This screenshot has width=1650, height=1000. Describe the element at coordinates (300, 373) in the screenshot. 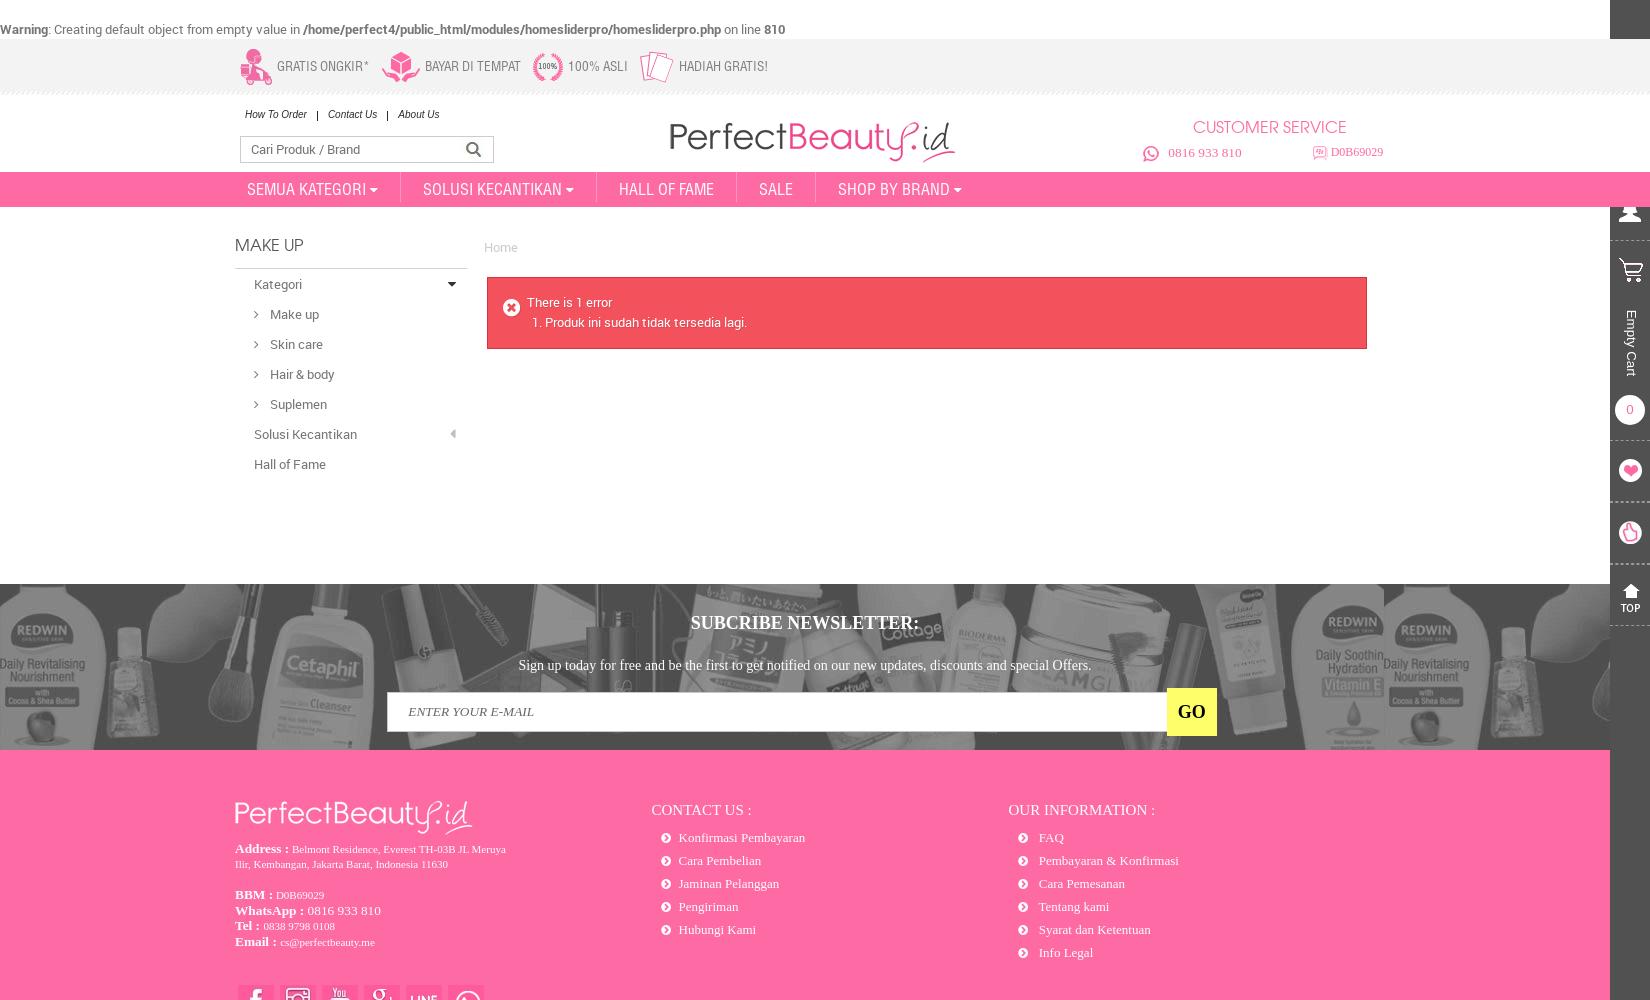

I see `'Hair & body'` at that location.